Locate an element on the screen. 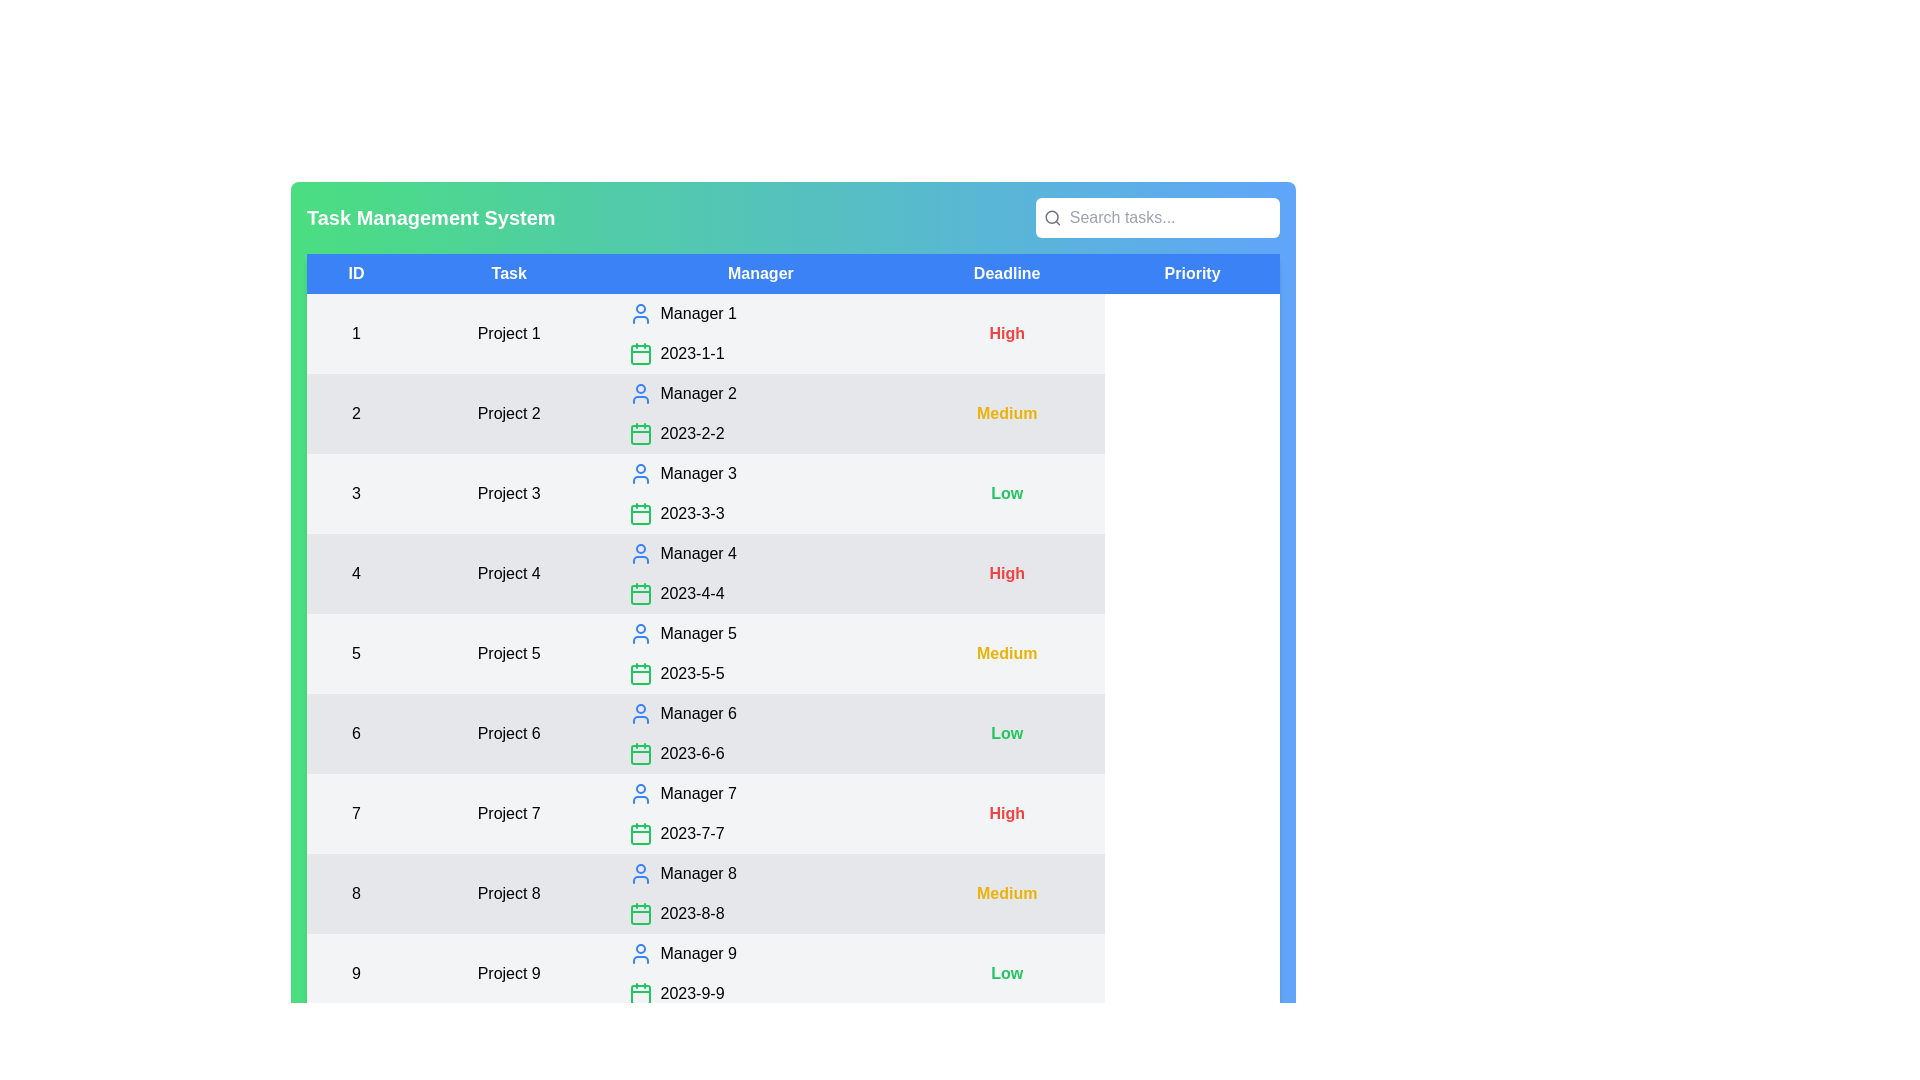  the column header ID to sort or filter the tasks is located at coordinates (355, 273).